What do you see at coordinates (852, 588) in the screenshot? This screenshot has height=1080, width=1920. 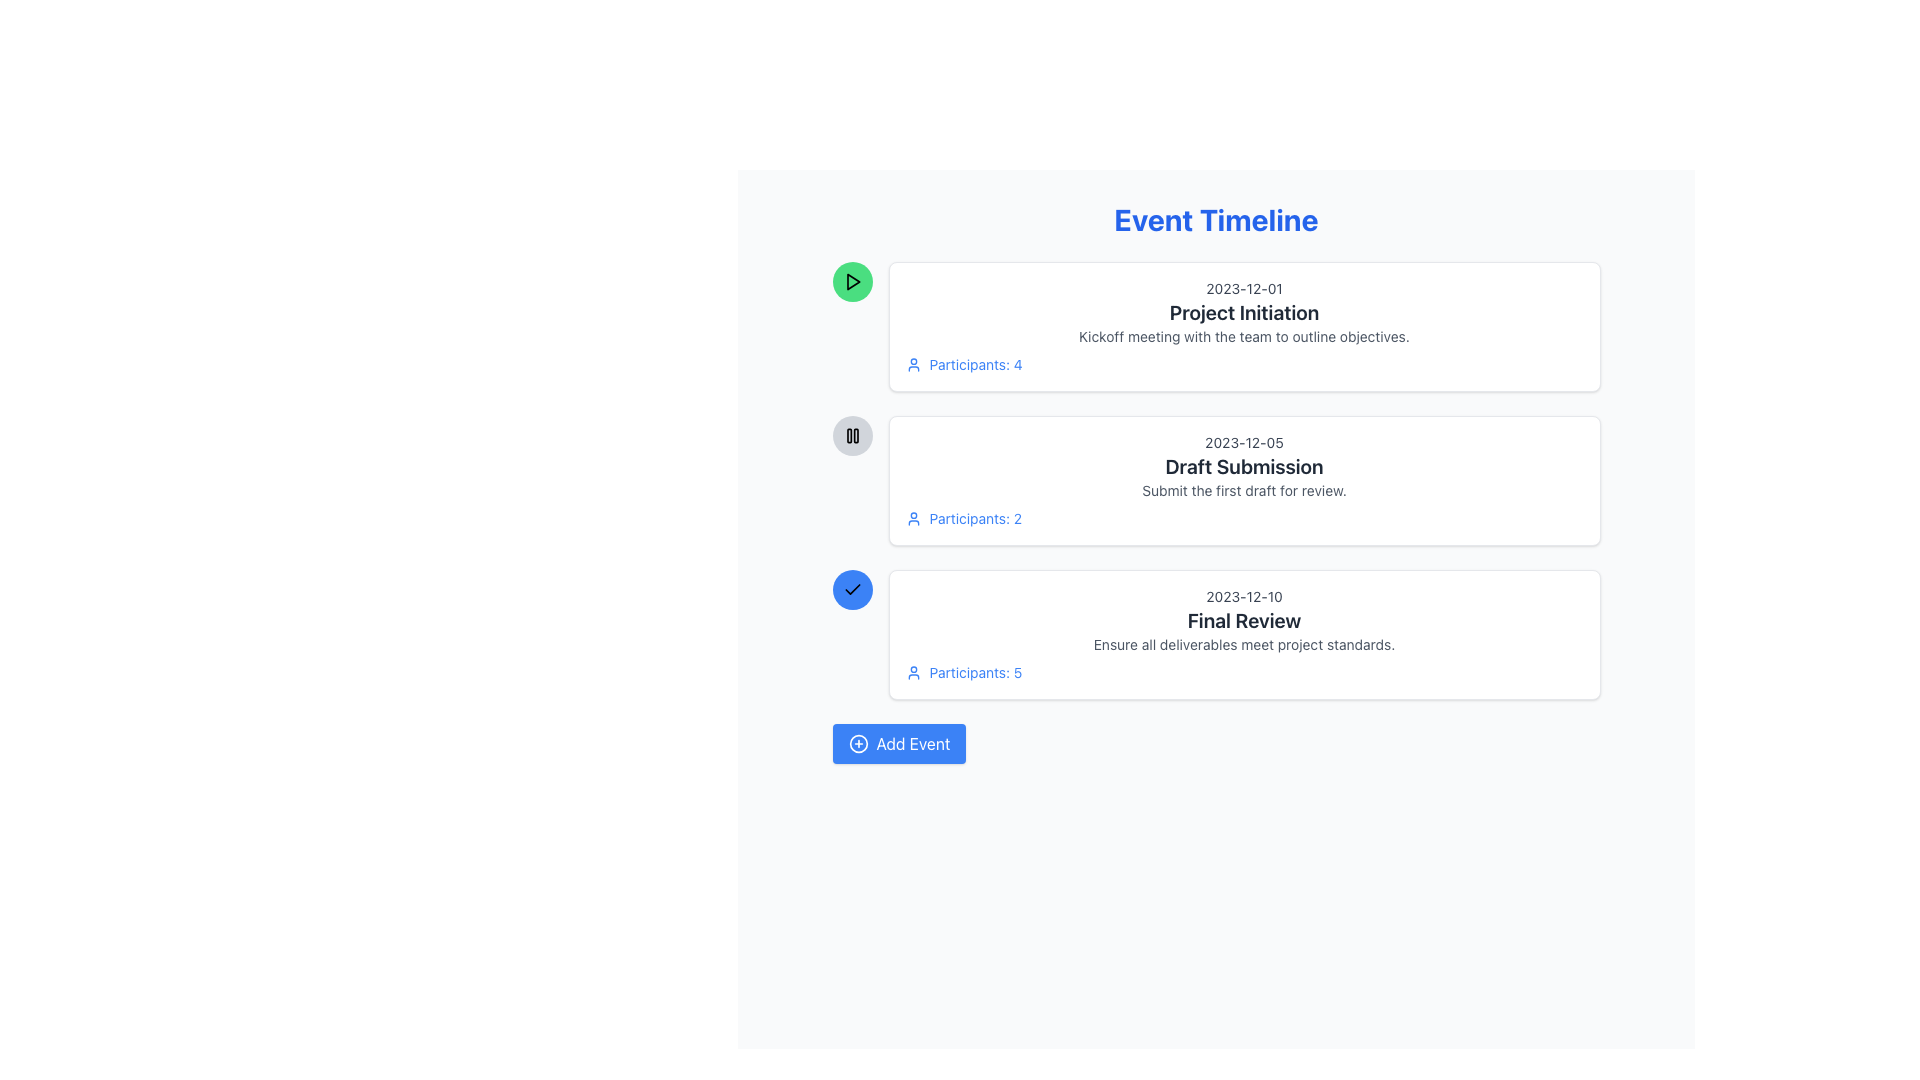 I see `the small checkmark icon enclosed within a circular blue background located beside the 'Final Review' card in the Event Timeline interface` at bounding box center [852, 588].